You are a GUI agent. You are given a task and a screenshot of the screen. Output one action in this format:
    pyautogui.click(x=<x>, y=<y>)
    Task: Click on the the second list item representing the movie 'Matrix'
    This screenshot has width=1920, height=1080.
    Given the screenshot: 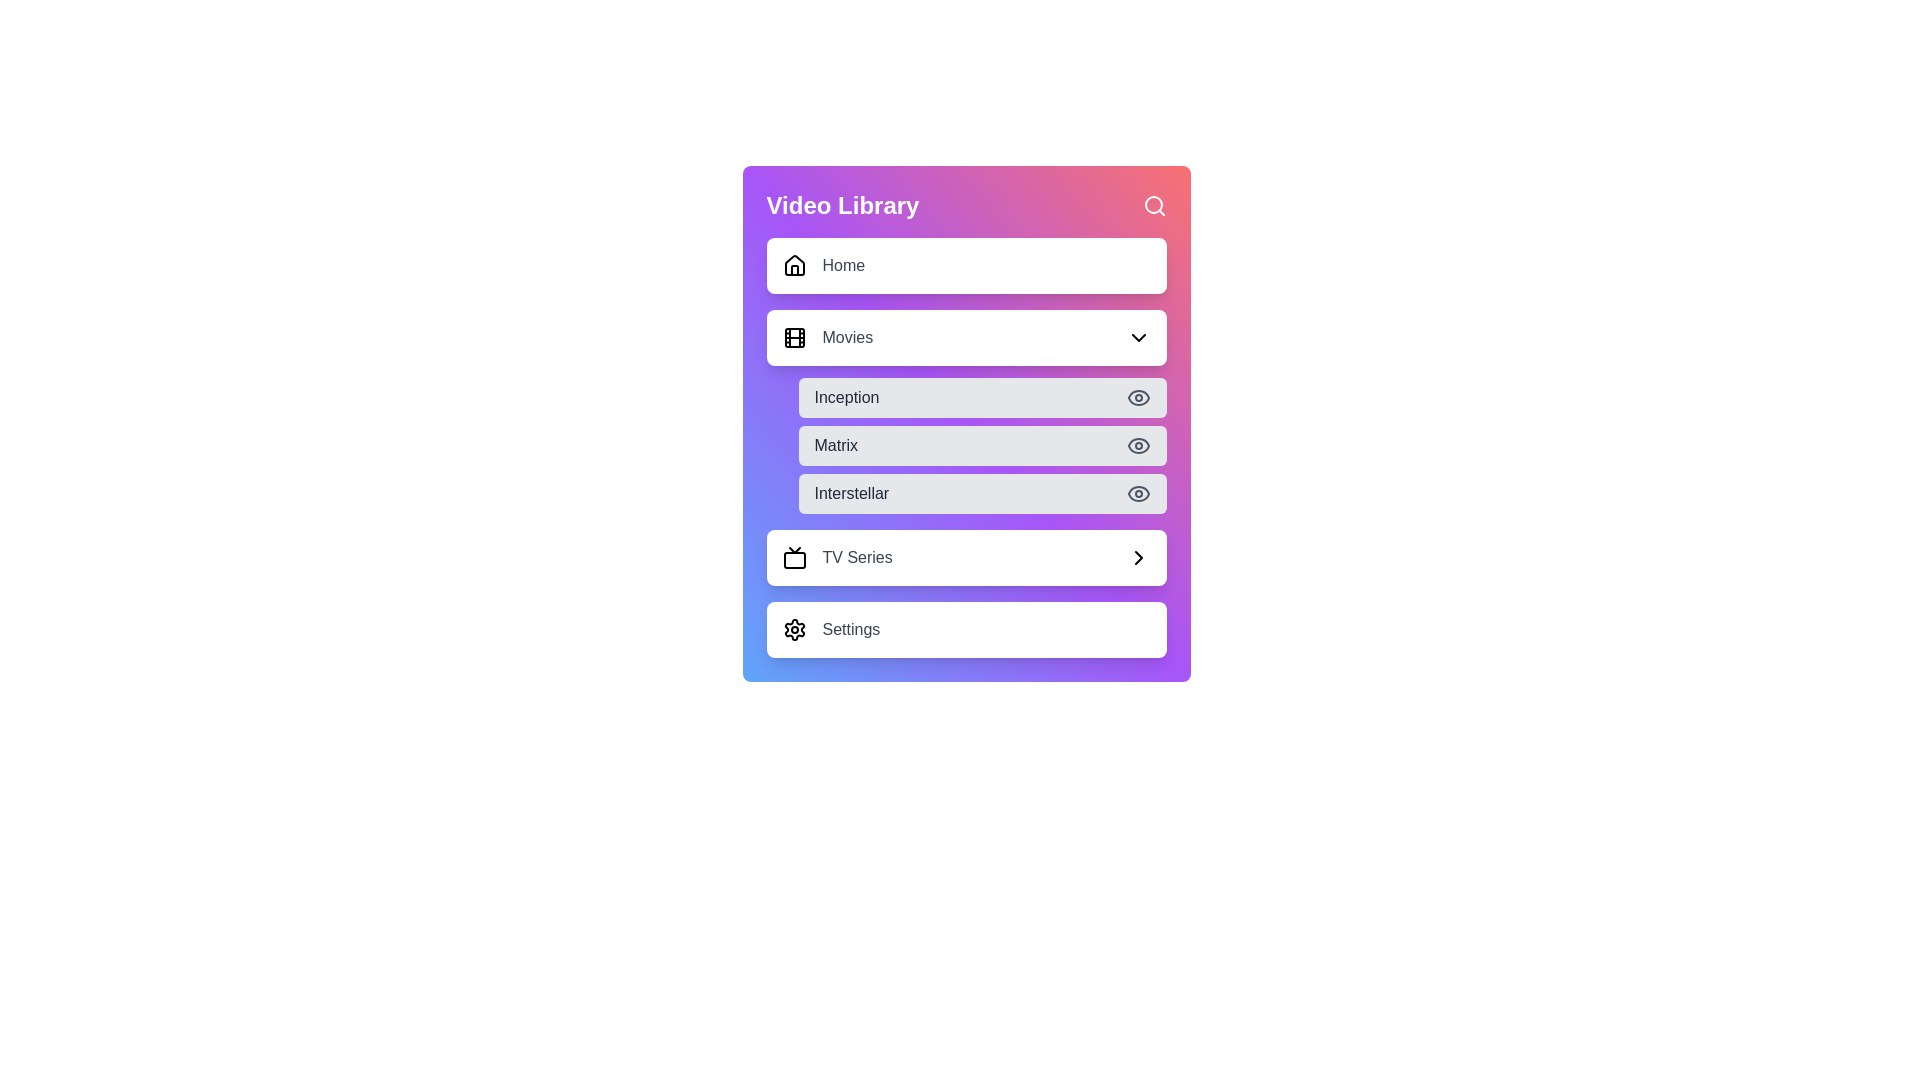 What is the action you would take?
    pyautogui.click(x=966, y=423)
    